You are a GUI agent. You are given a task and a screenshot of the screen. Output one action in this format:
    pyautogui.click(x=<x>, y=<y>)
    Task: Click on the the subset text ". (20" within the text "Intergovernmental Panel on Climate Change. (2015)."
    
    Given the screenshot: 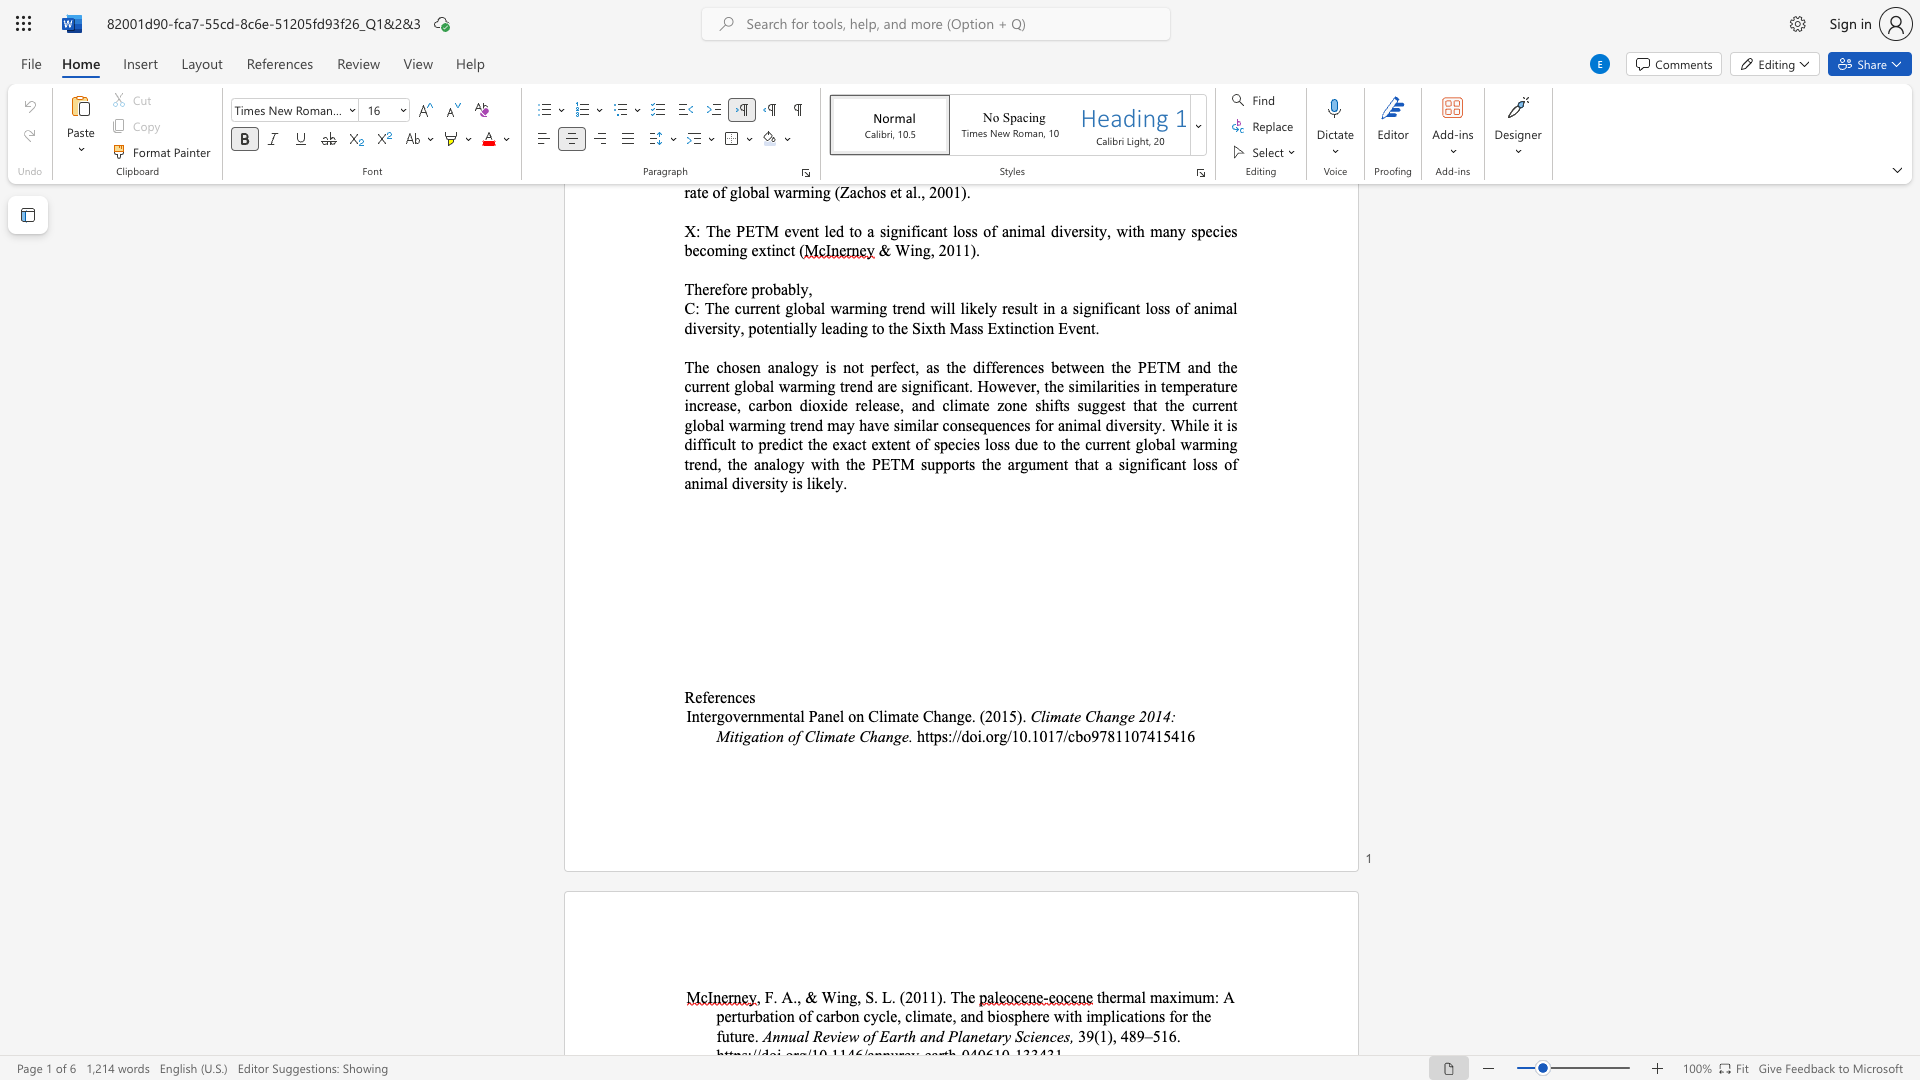 What is the action you would take?
    pyautogui.click(x=971, y=715)
    